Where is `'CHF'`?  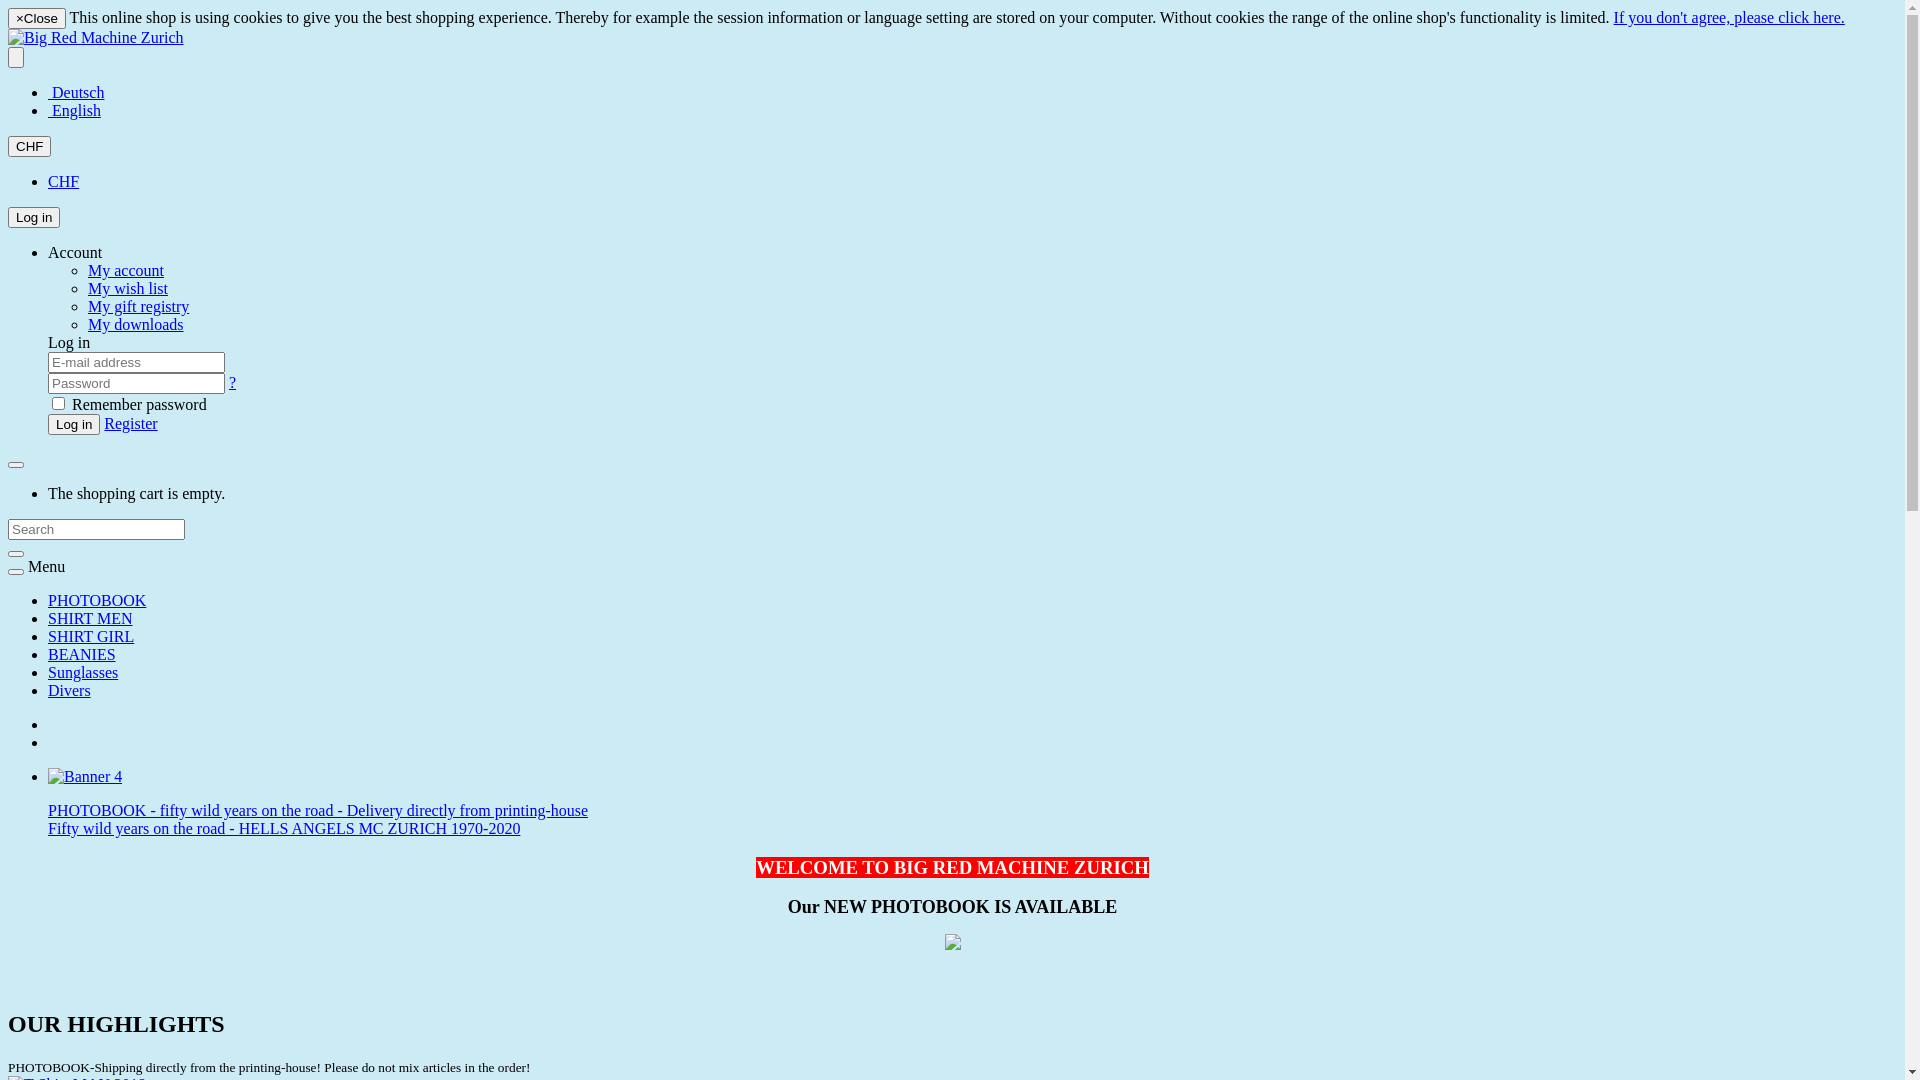
'CHF' is located at coordinates (29, 145).